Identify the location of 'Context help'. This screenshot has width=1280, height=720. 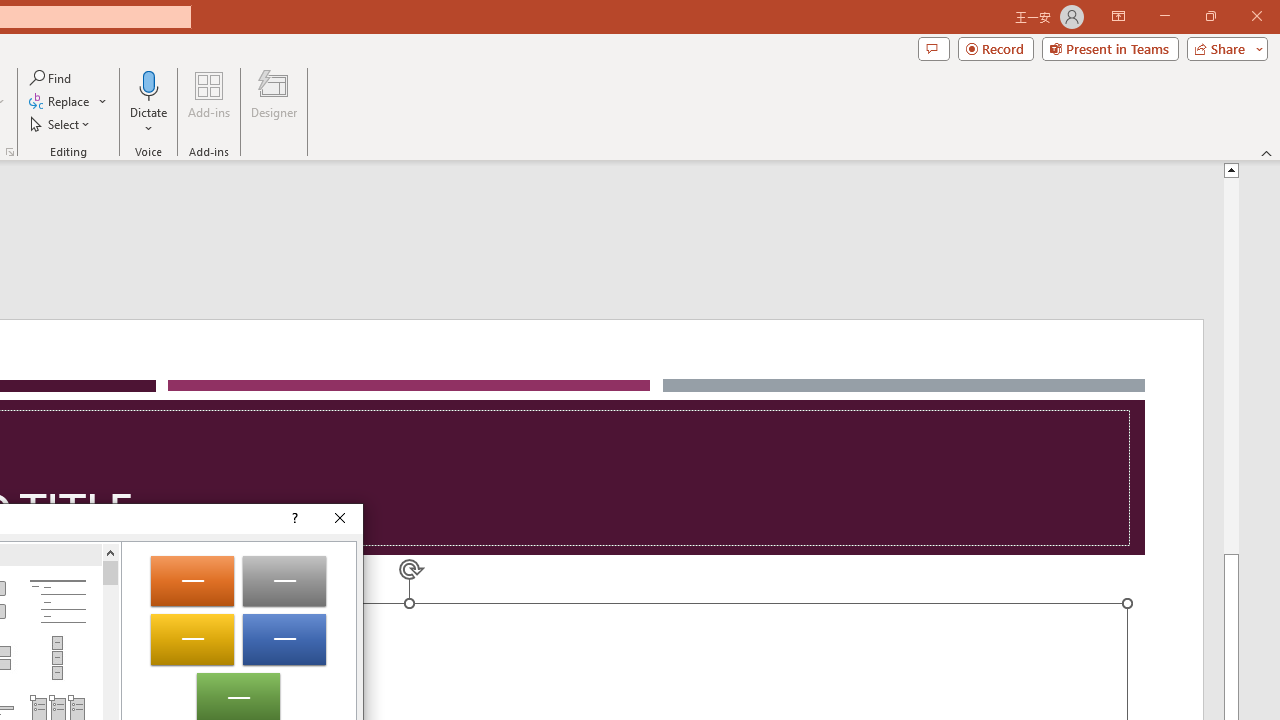
(292, 518).